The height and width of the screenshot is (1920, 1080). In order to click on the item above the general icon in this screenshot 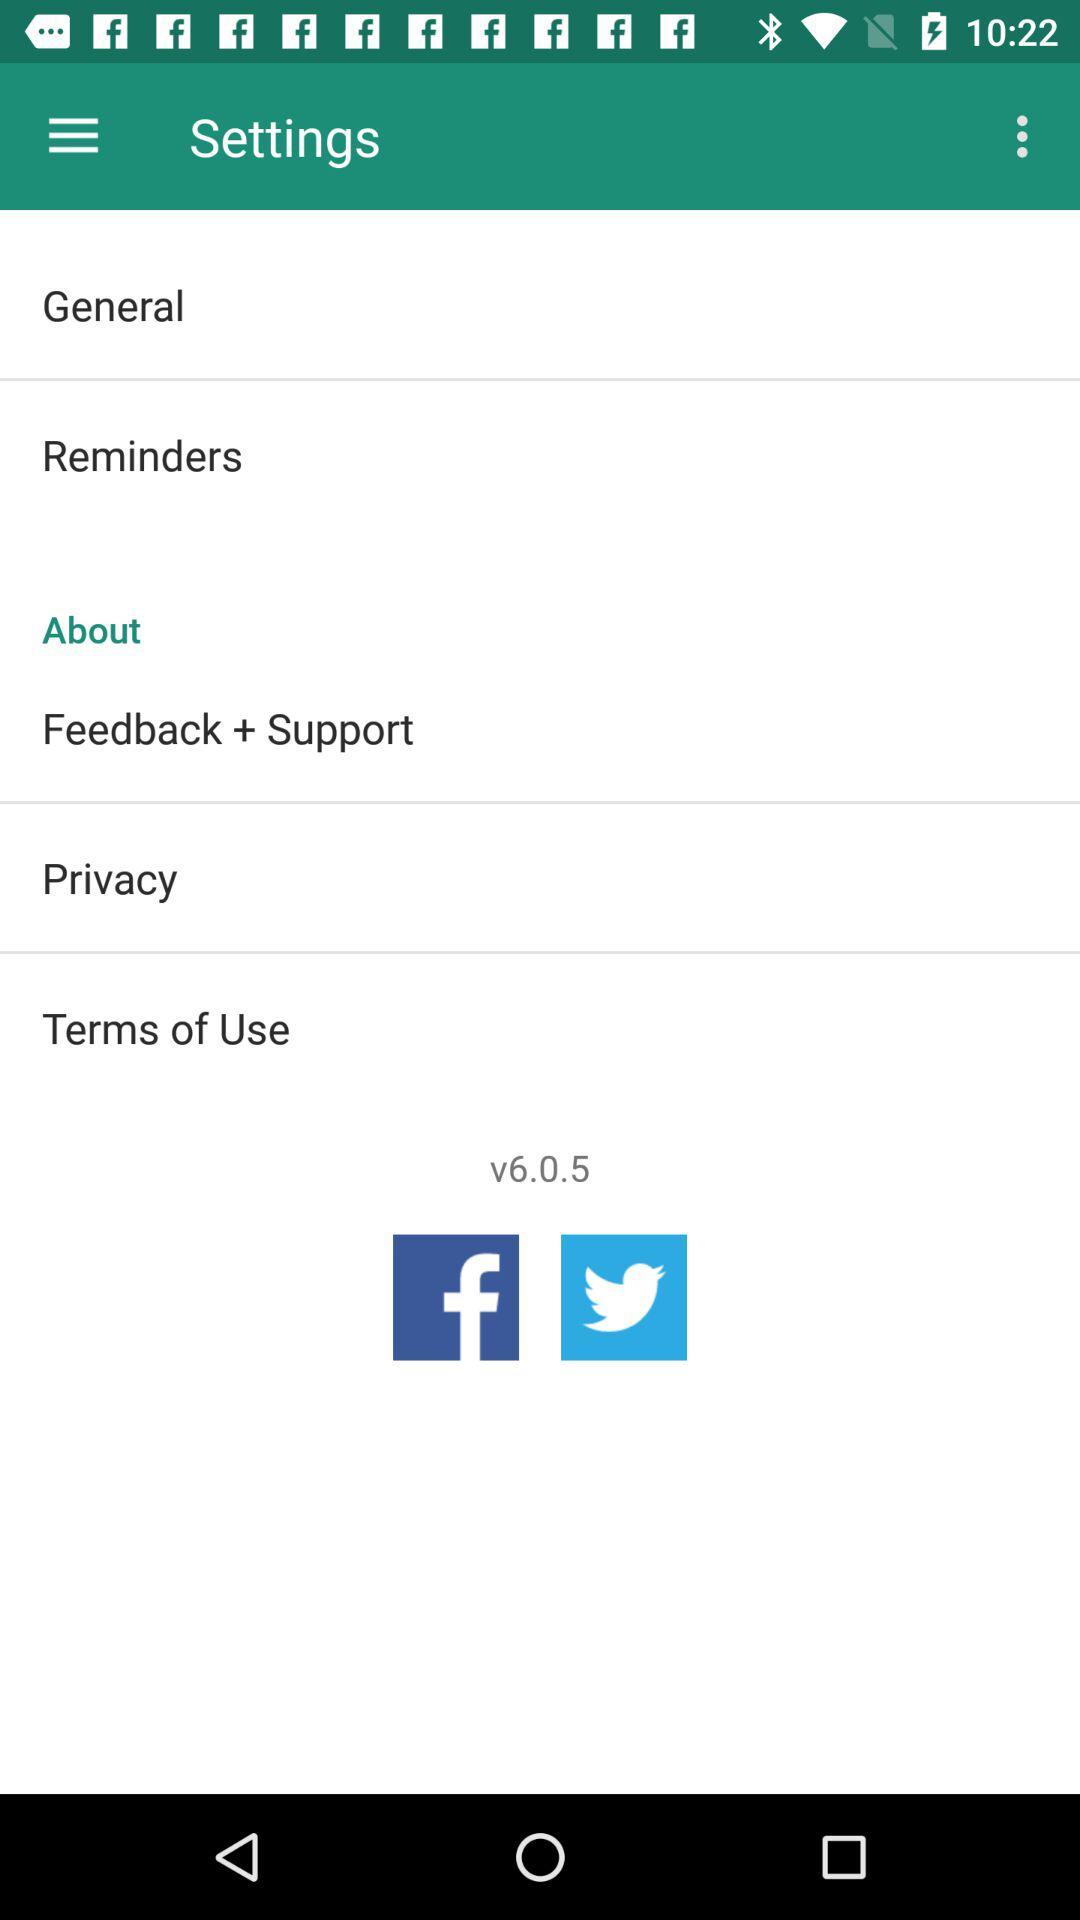, I will do `click(1027, 135)`.